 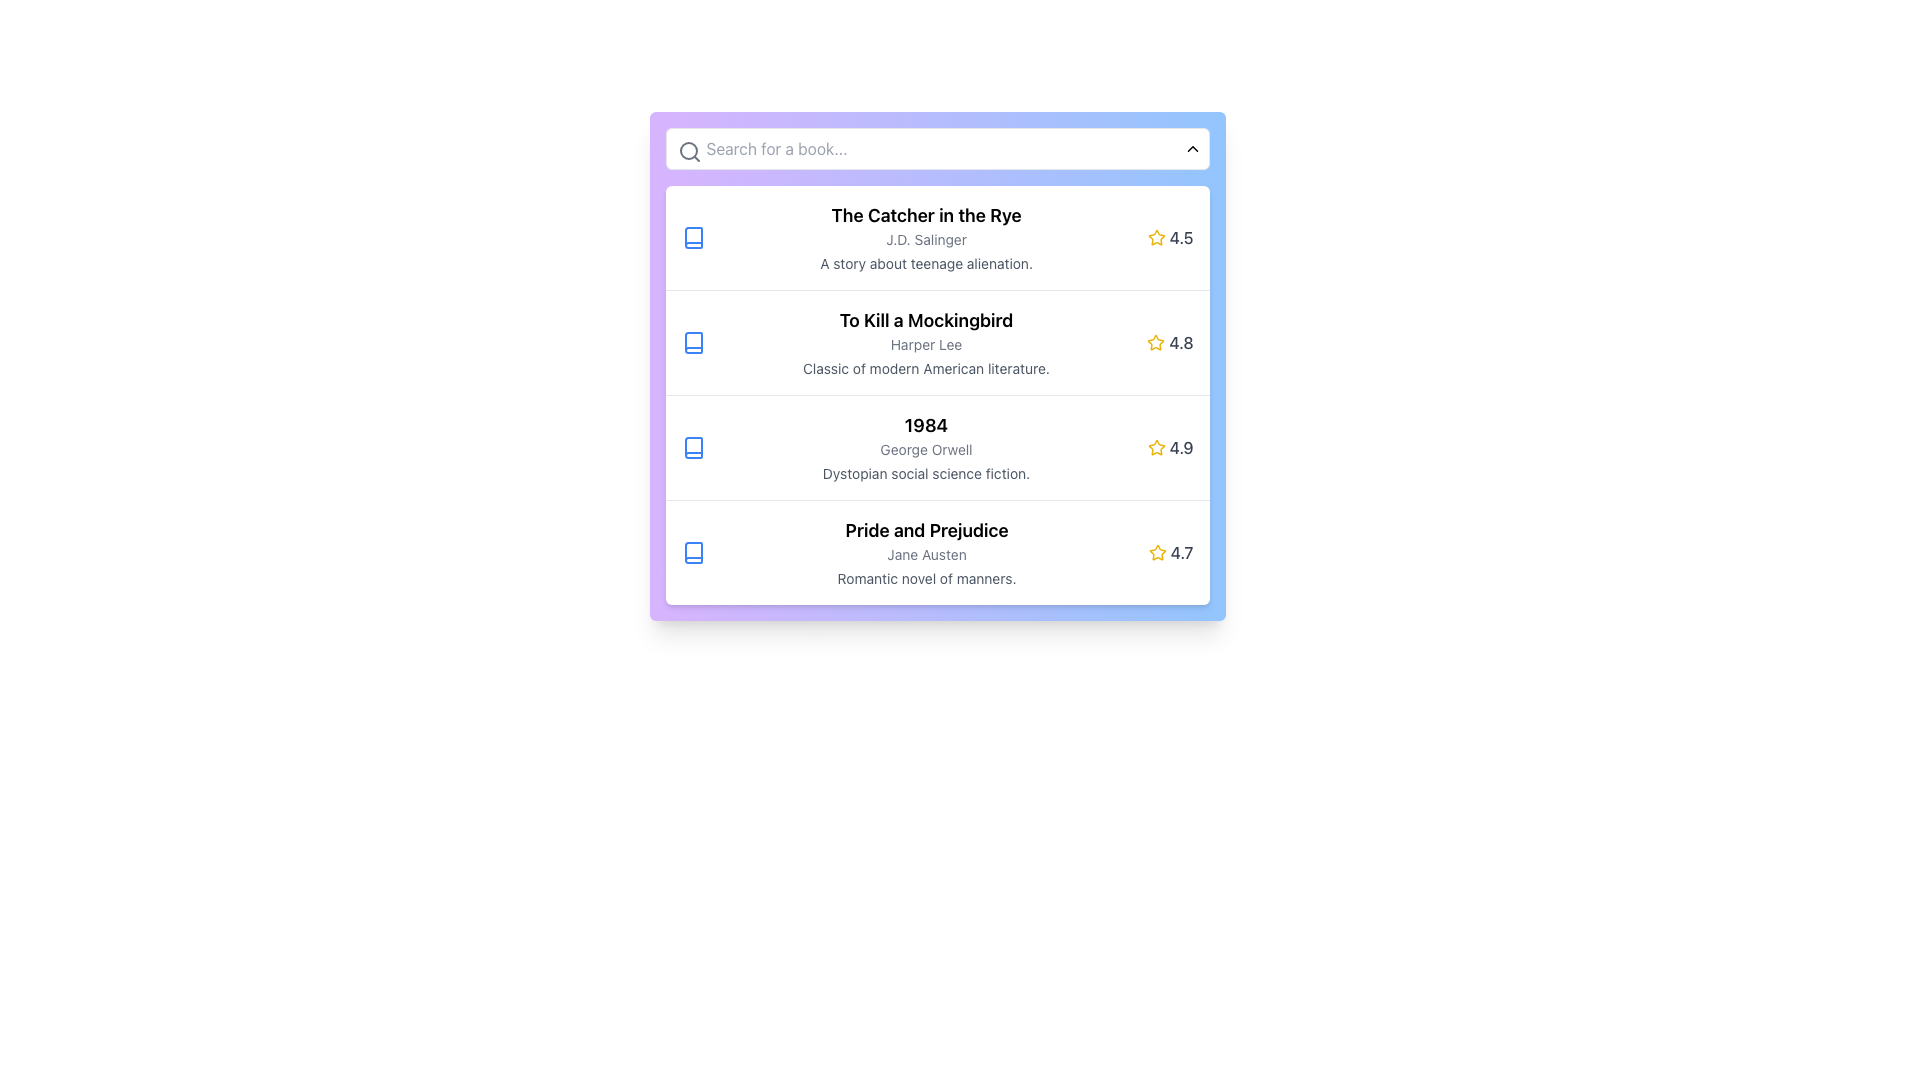 What do you see at coordinates (925, 552) in the screenshot?
I see `displayed text of the book entry in the main textual block within the fourth list item of the book list` at bounding box center [925, 552].